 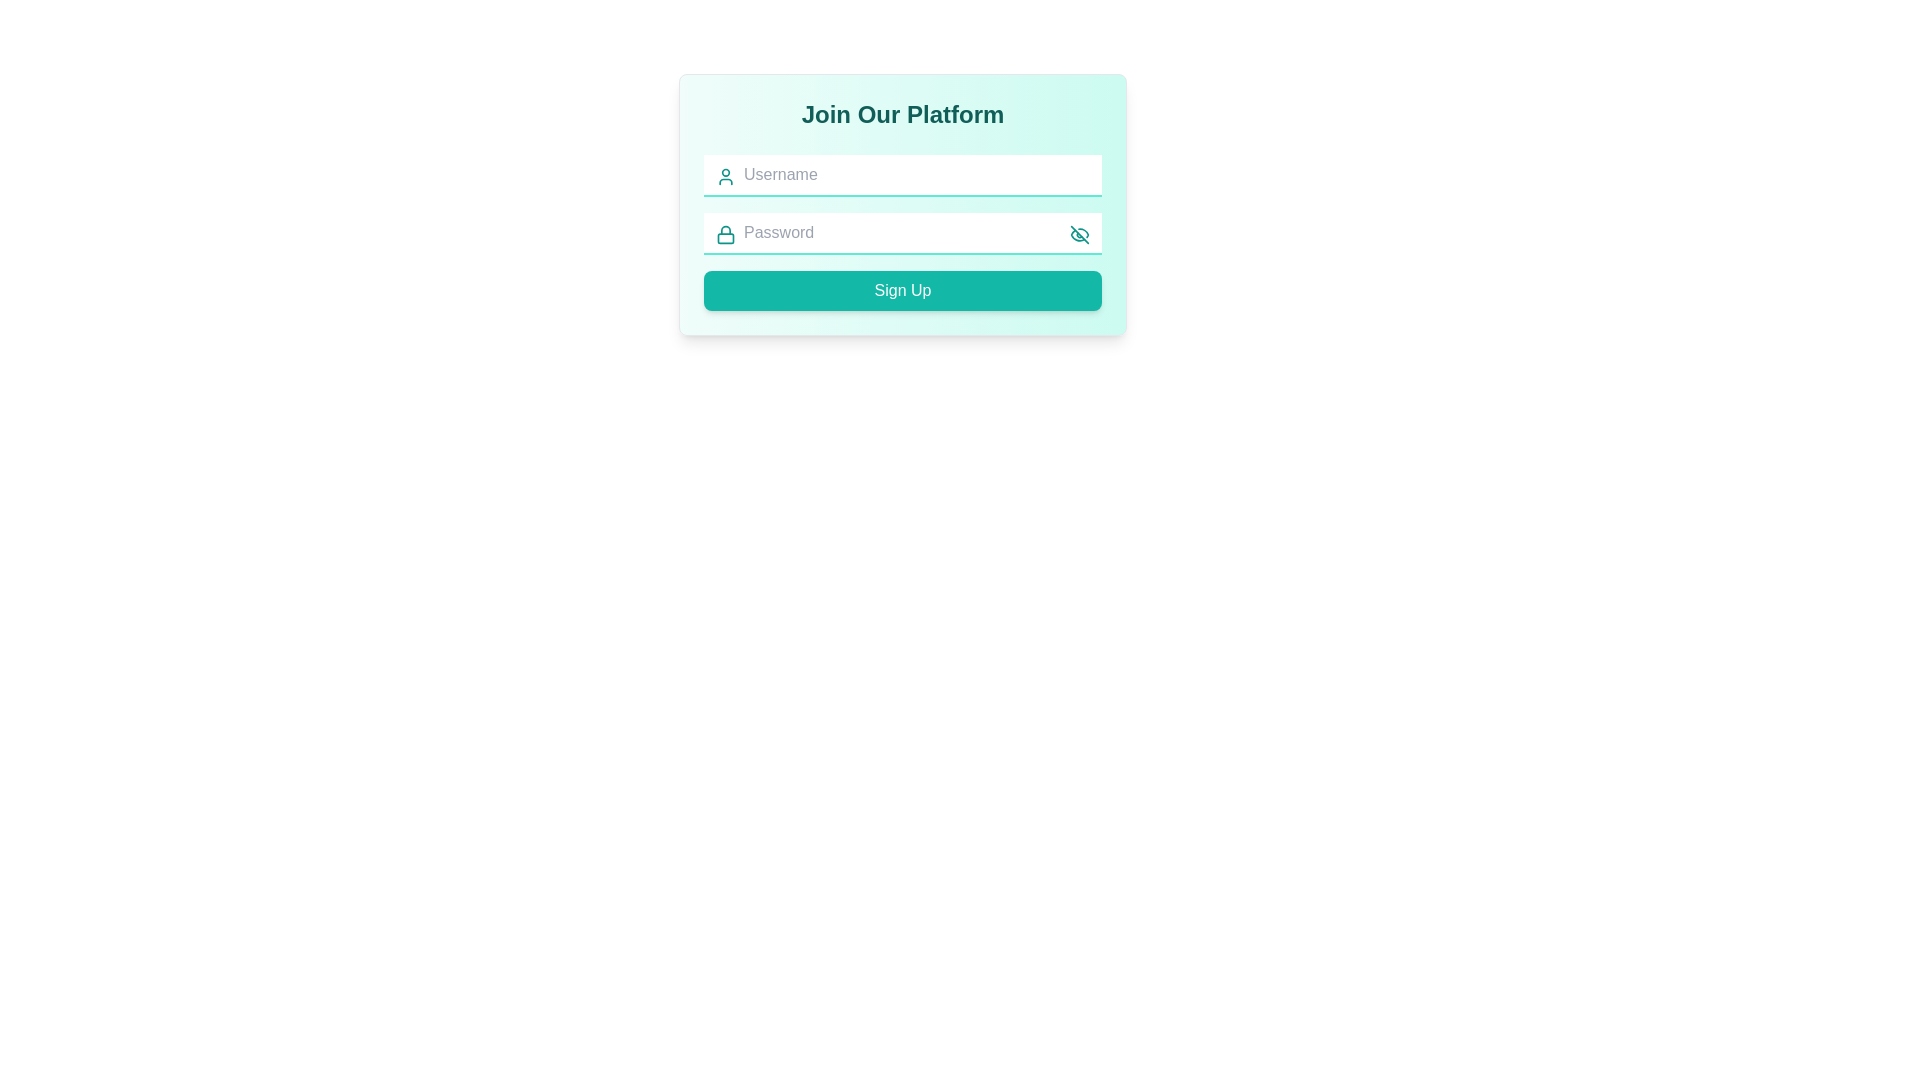 What do you see at coordinates (724, 237) in the screenshot?
I see `the small rectangle with rounded corners located within the lock icon, which is positioned to the left of the 'Password' input field` at bounding box center [724, 237].